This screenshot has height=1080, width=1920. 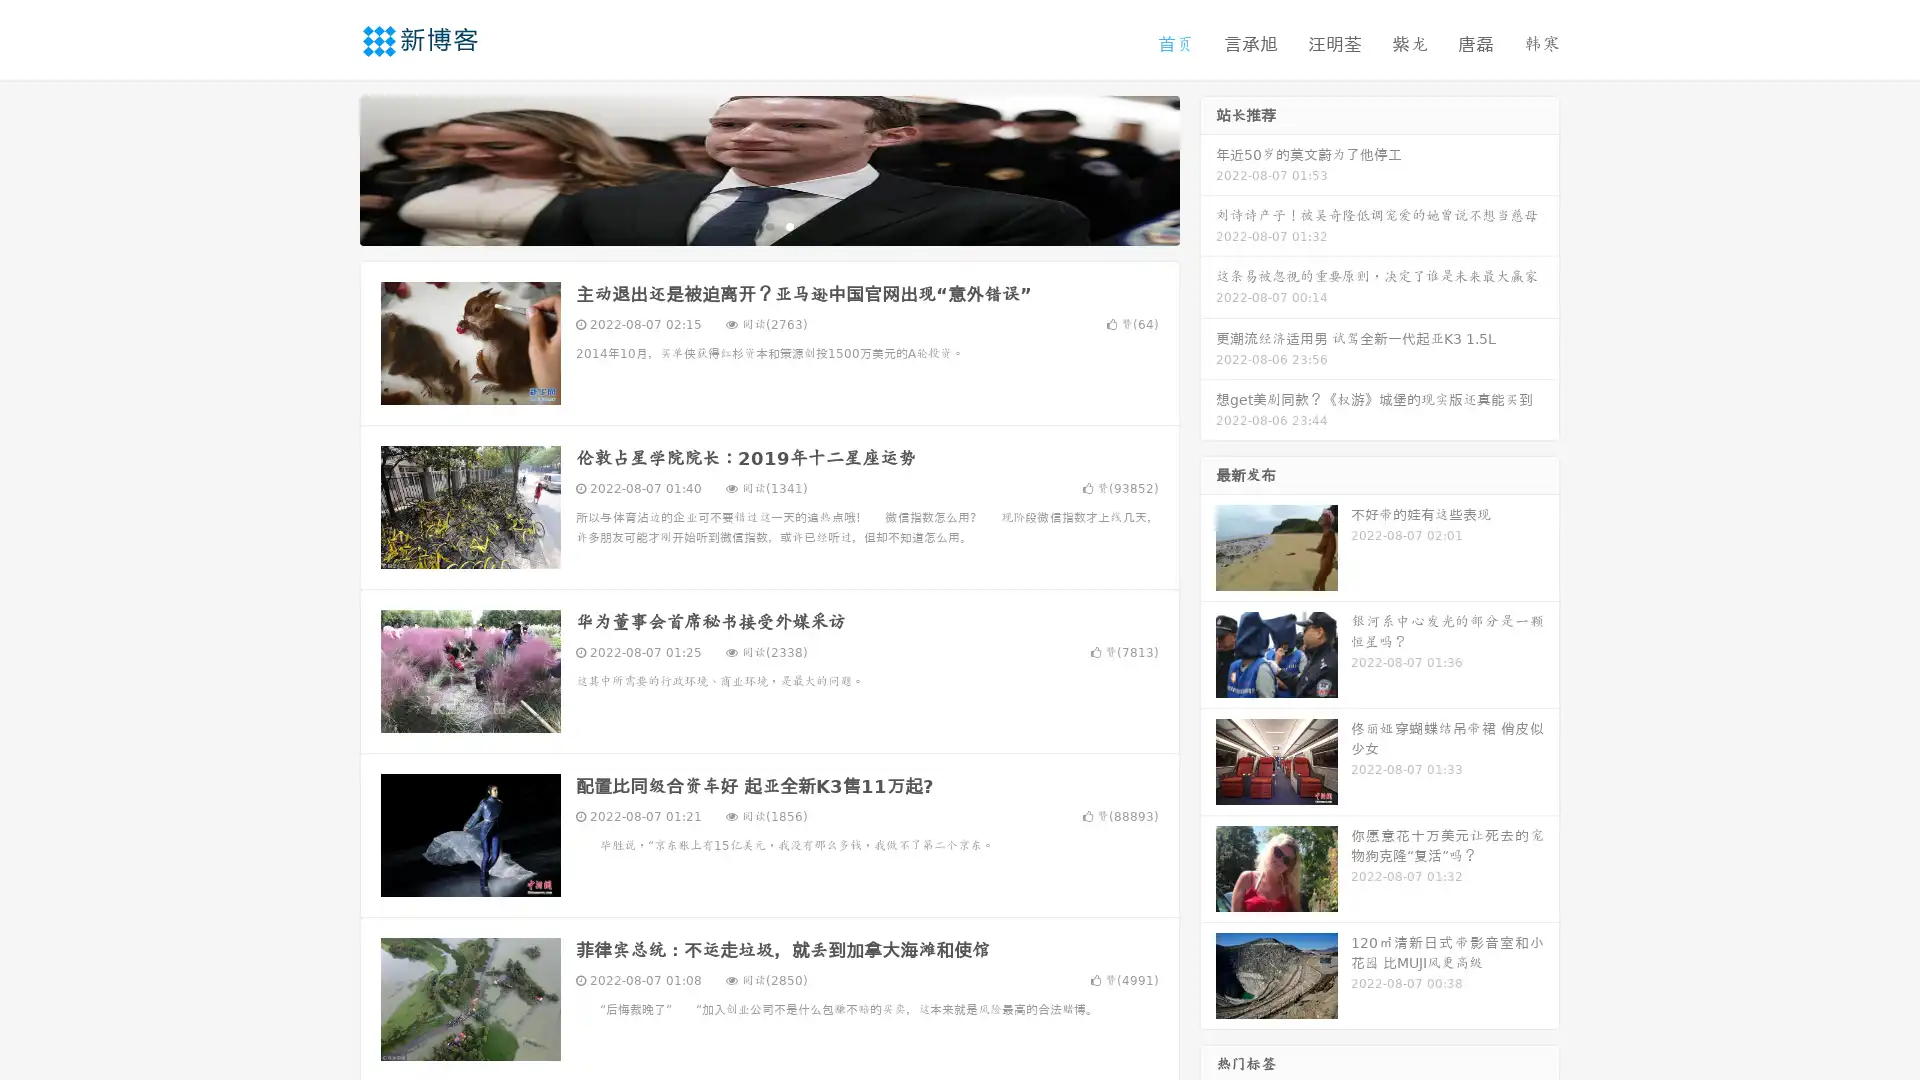 I want to click on Previous slide, so click(x=330, y=168).